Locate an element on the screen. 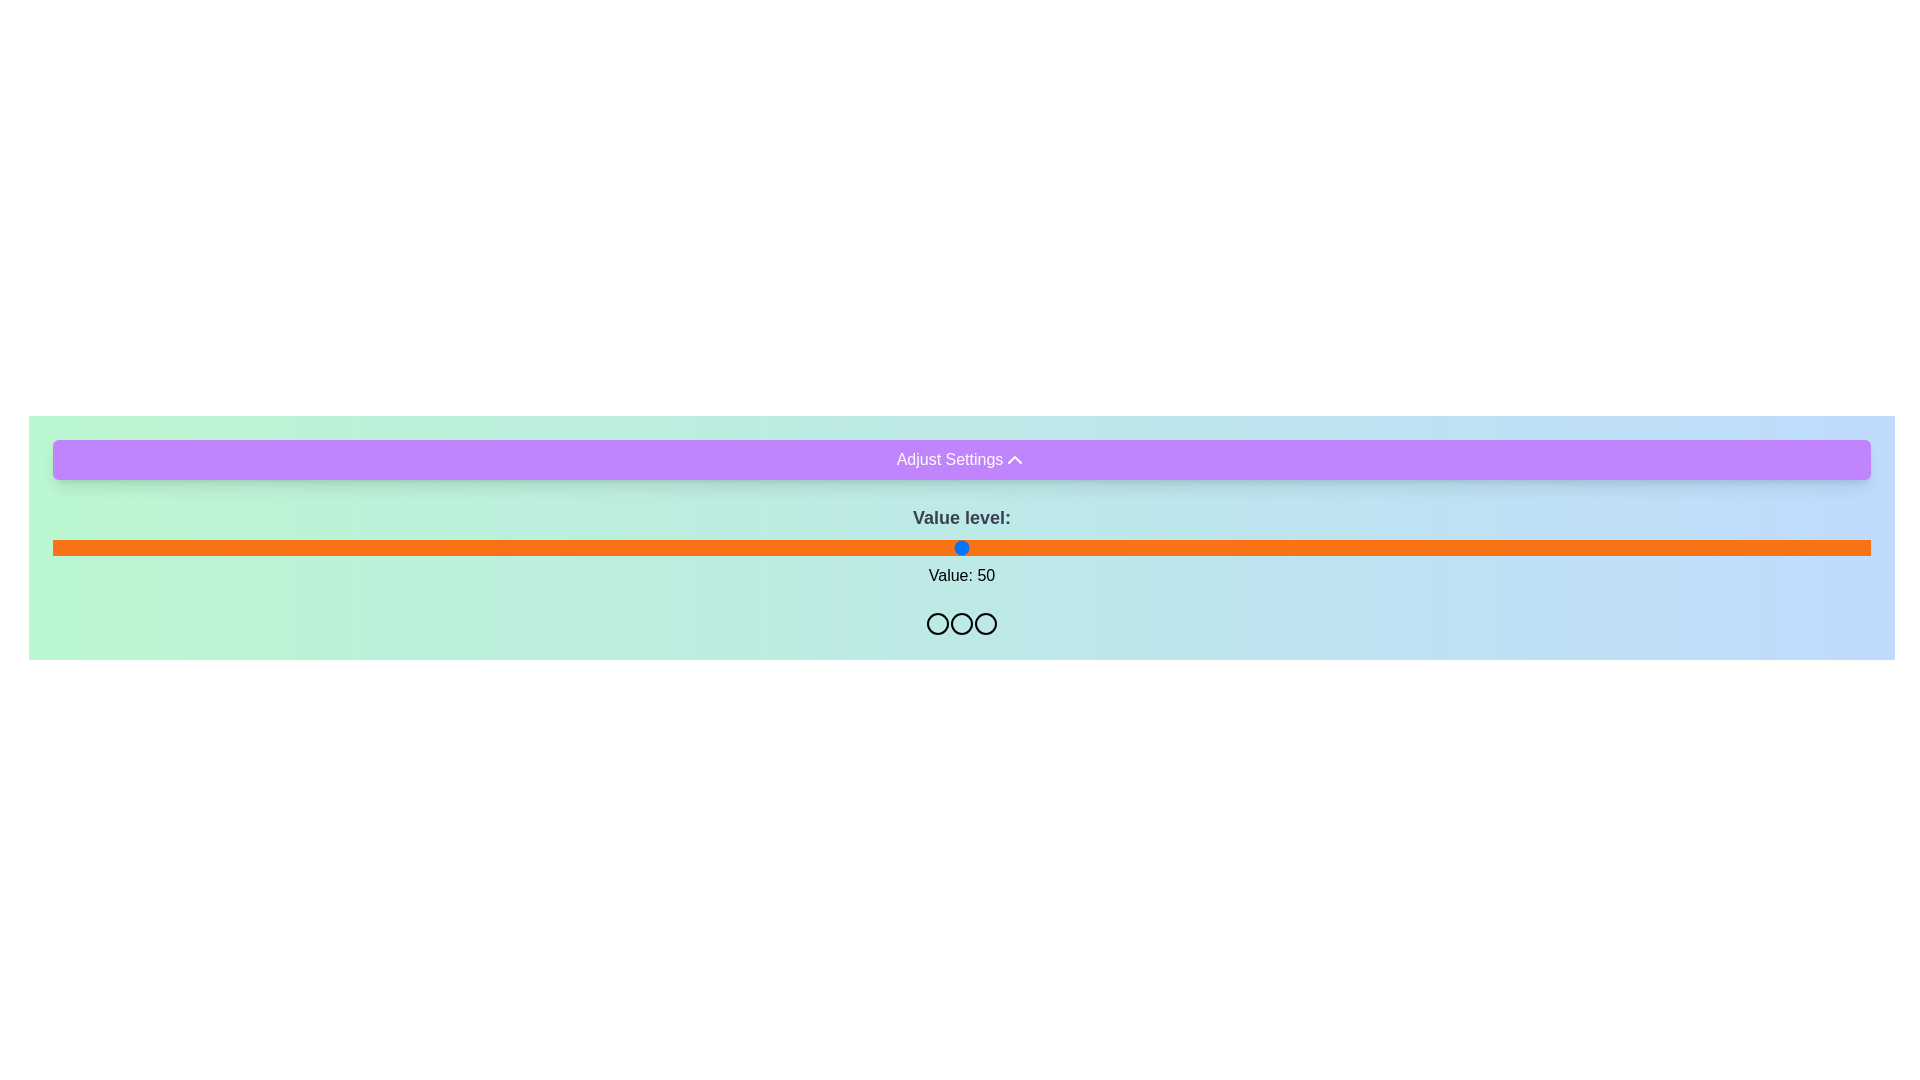 Image resolution: width=1920 pixels, height=1080 pixels. the slider to set the value to 69 is located at coordinates (1307, 547).